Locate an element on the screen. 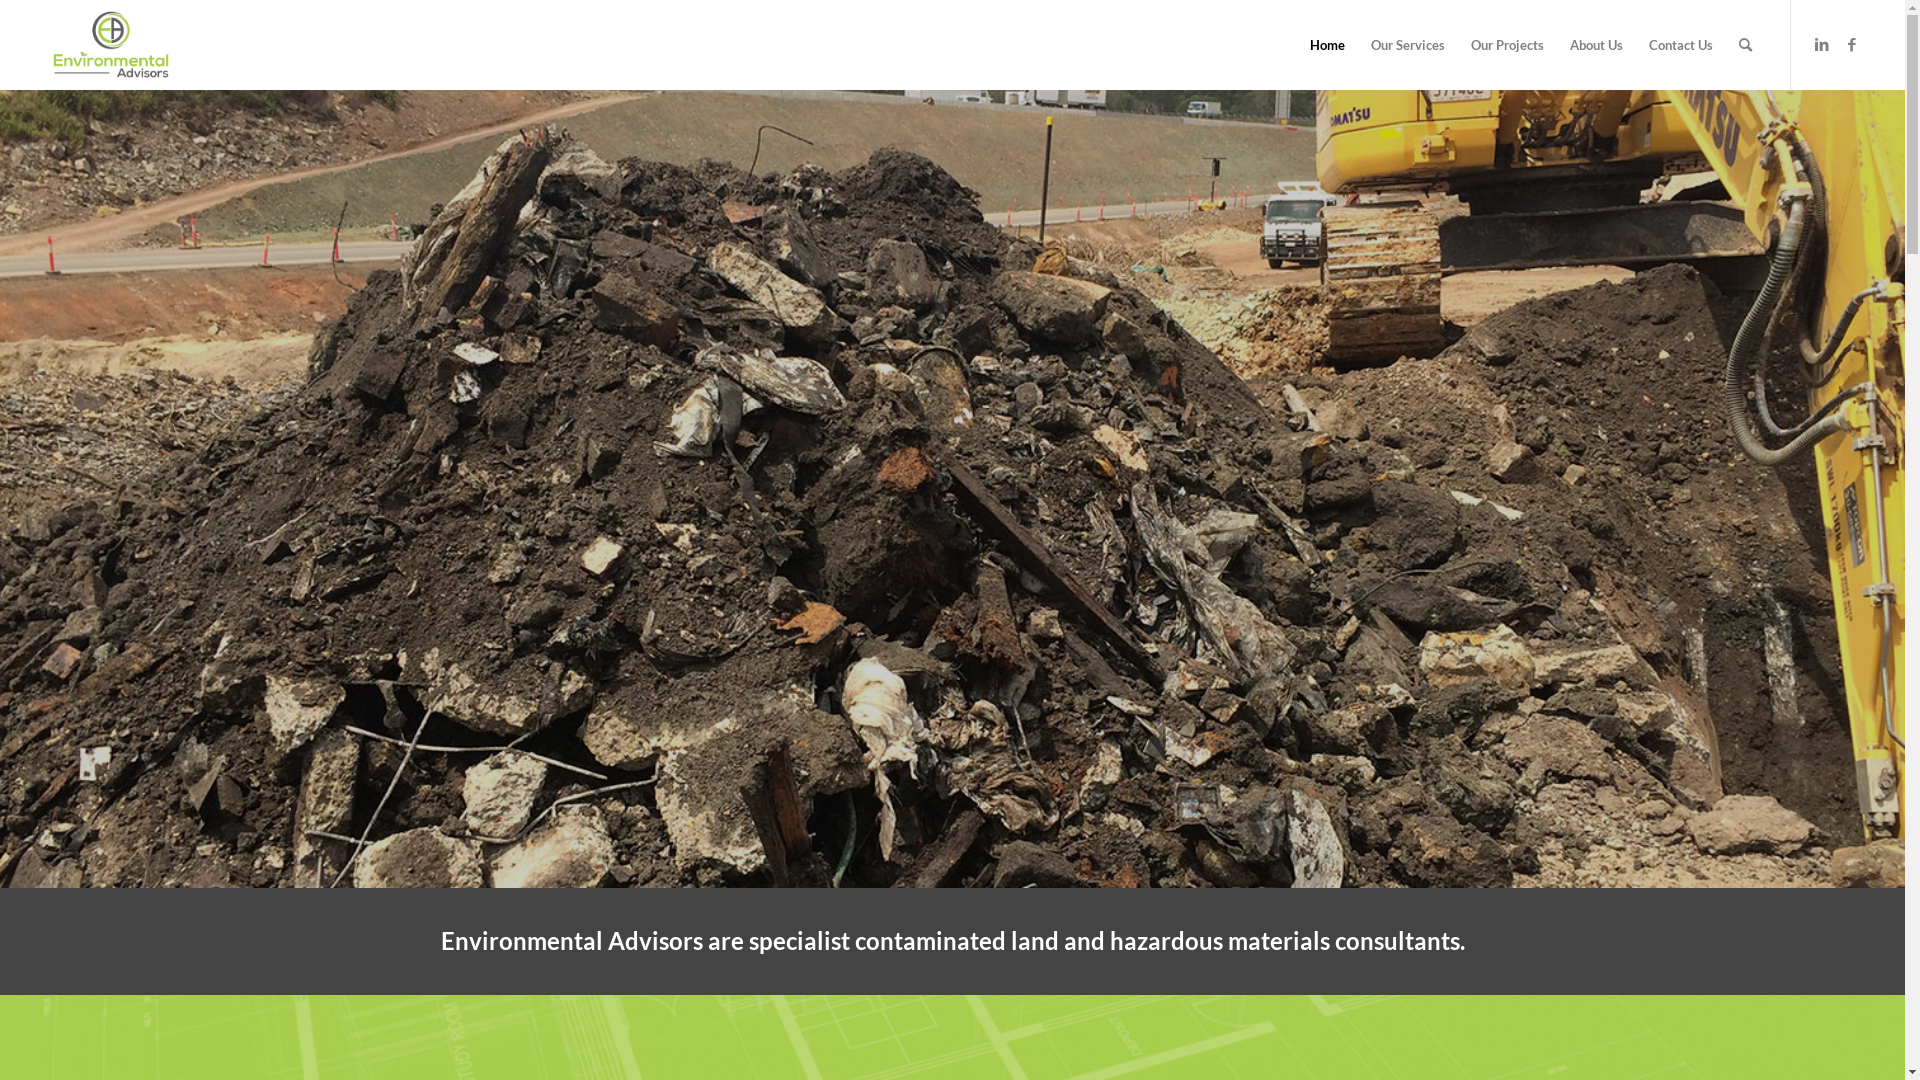 This screenshot has width=1920, height=1080. 'Contact Us' is located at coordinates (1680, 45).